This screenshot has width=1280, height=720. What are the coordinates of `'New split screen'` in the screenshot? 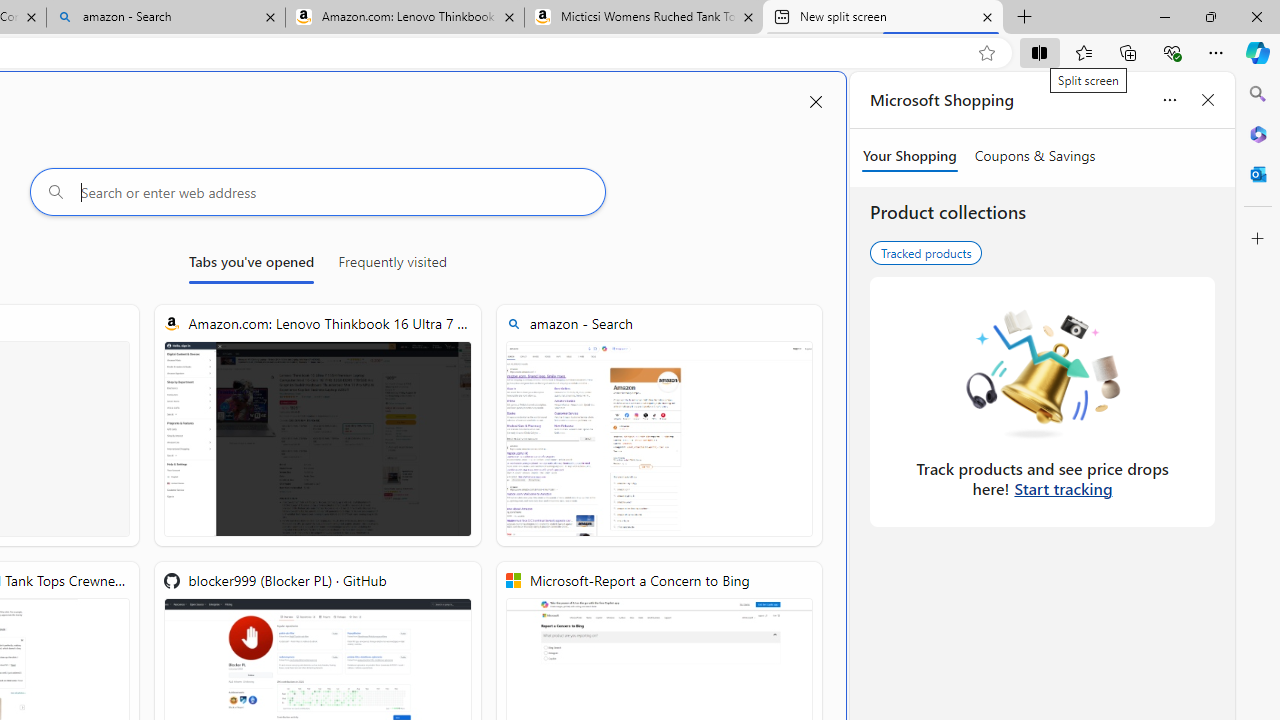 It's located at (882, 17).